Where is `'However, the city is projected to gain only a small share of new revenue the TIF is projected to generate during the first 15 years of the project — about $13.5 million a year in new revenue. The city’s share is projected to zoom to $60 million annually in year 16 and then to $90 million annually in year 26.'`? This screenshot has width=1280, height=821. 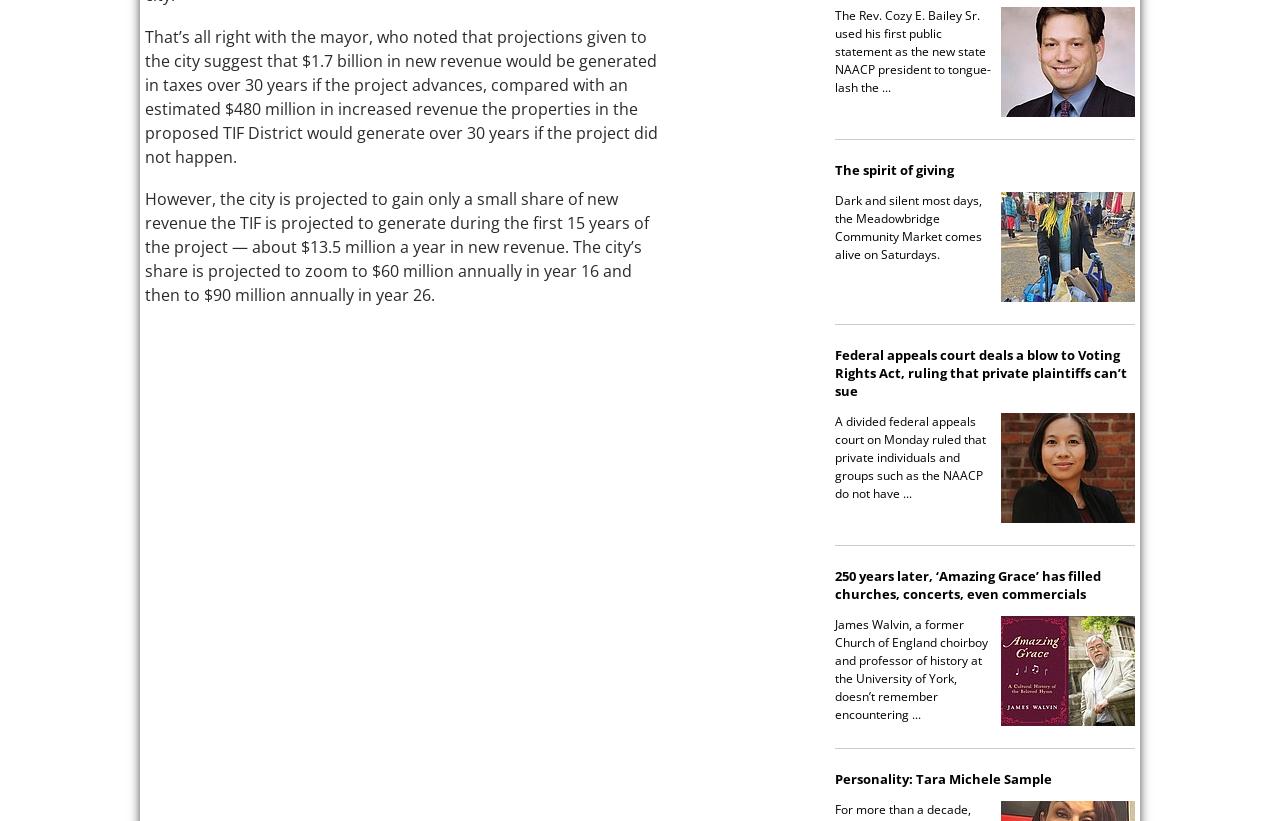 'However, the city is projected to gain only a small share of new revenue the TIF is projected to generate during the first 15 years of the project — about $13.5 million a year in new revenue. The city’s share is projected to zoom to $60 million annually in year 16 and then to $90 million annually in year 26.' is located at coordinates (397, 245).